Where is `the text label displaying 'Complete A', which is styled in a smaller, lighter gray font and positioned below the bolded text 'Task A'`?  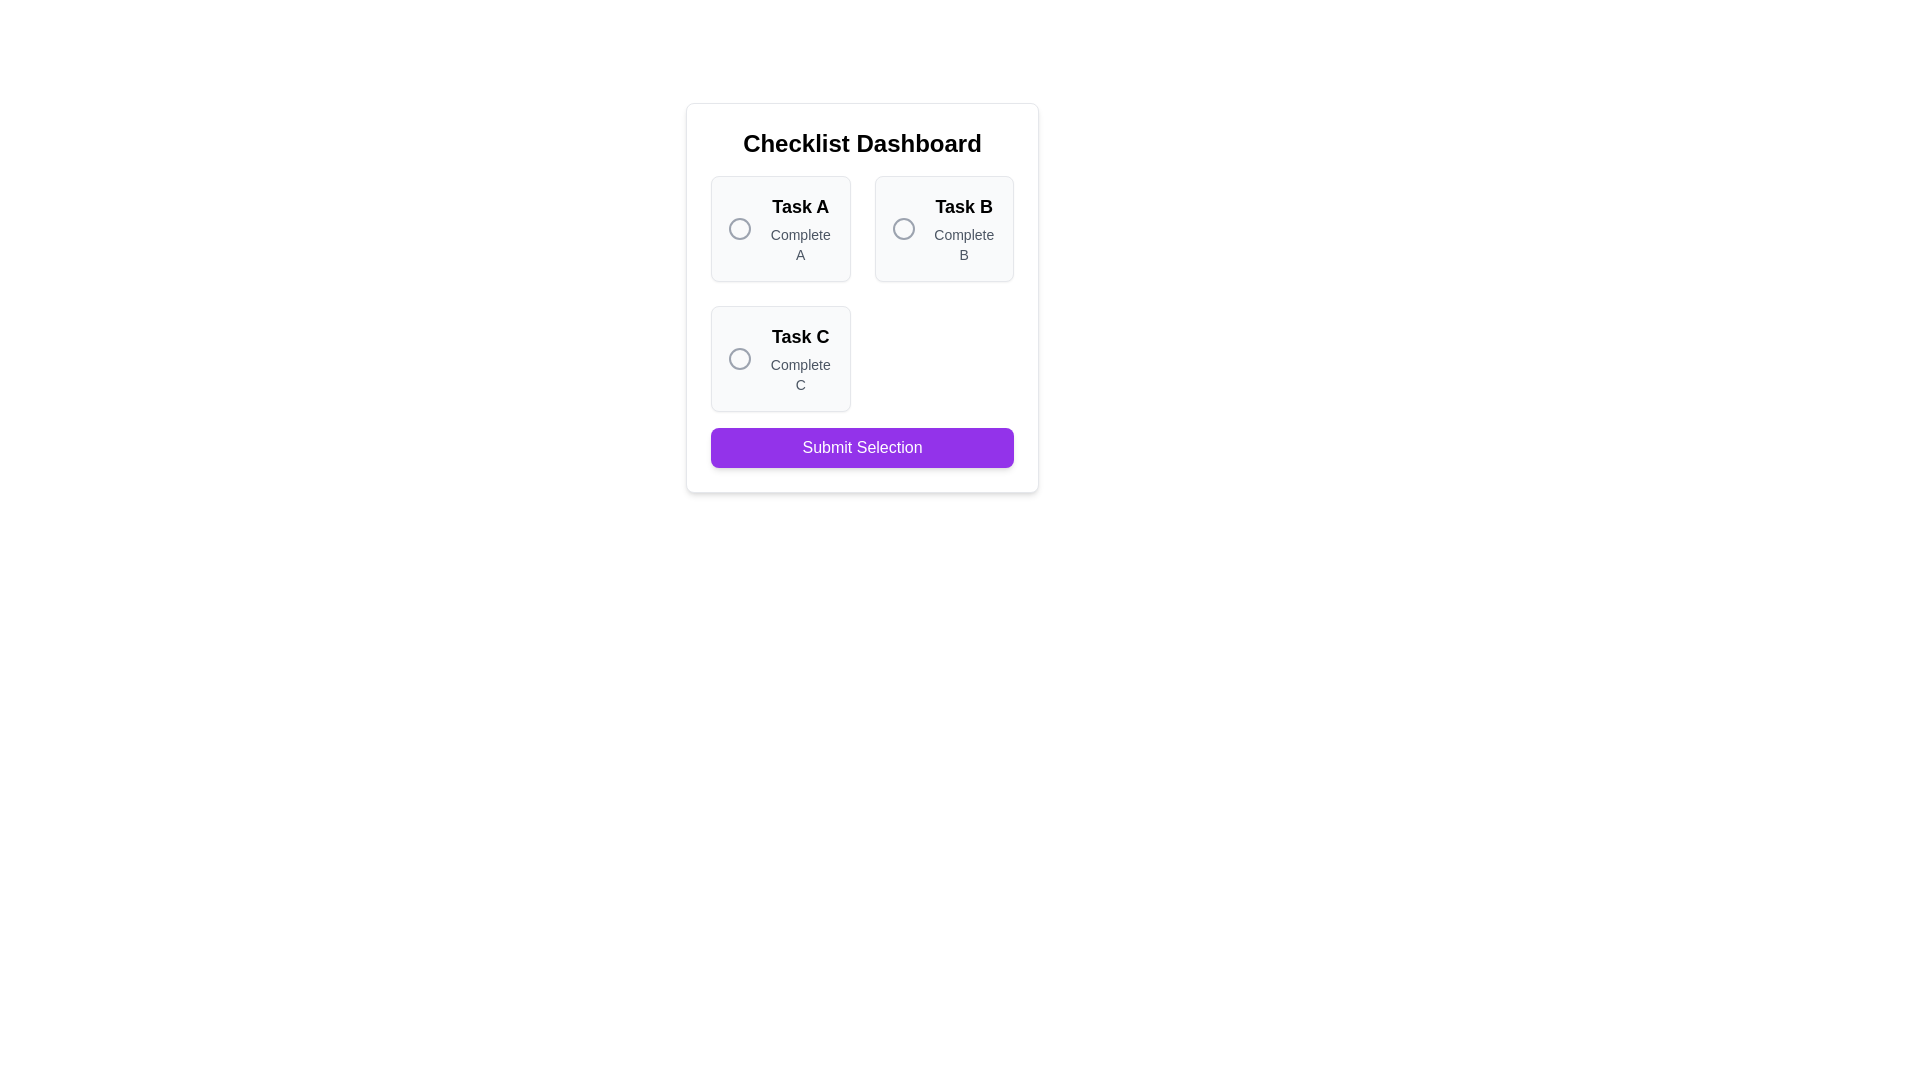
the text label displaying 'Complete A', which is styled in a smaller, lighter gray font and positioned below the bolded text 'Task A' is located at coordinates (800, 244).